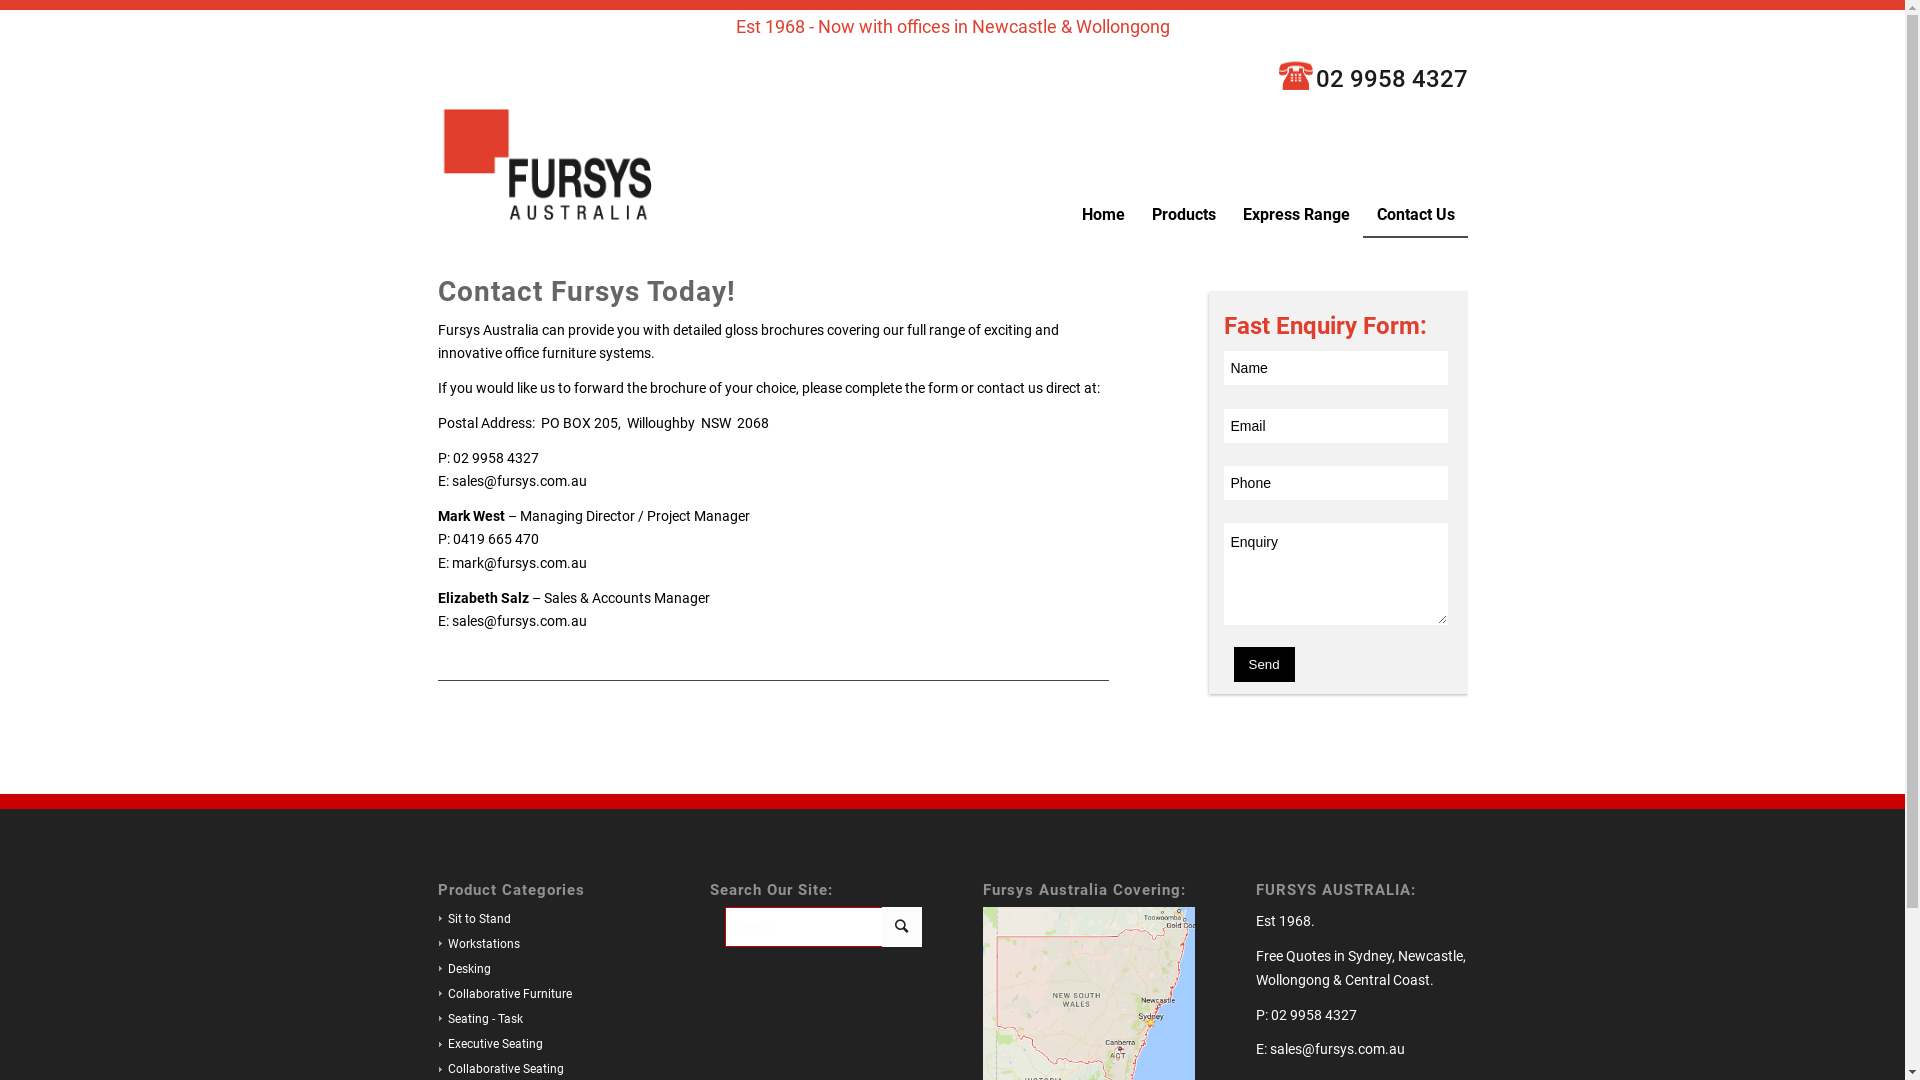 Image resolution: width=1920 pixels, height=1080 pixels. What do you see at coordinates (489, 1043) in the screenshot?
I see `'Executive Seating'` at bounding box center [489, 1043].